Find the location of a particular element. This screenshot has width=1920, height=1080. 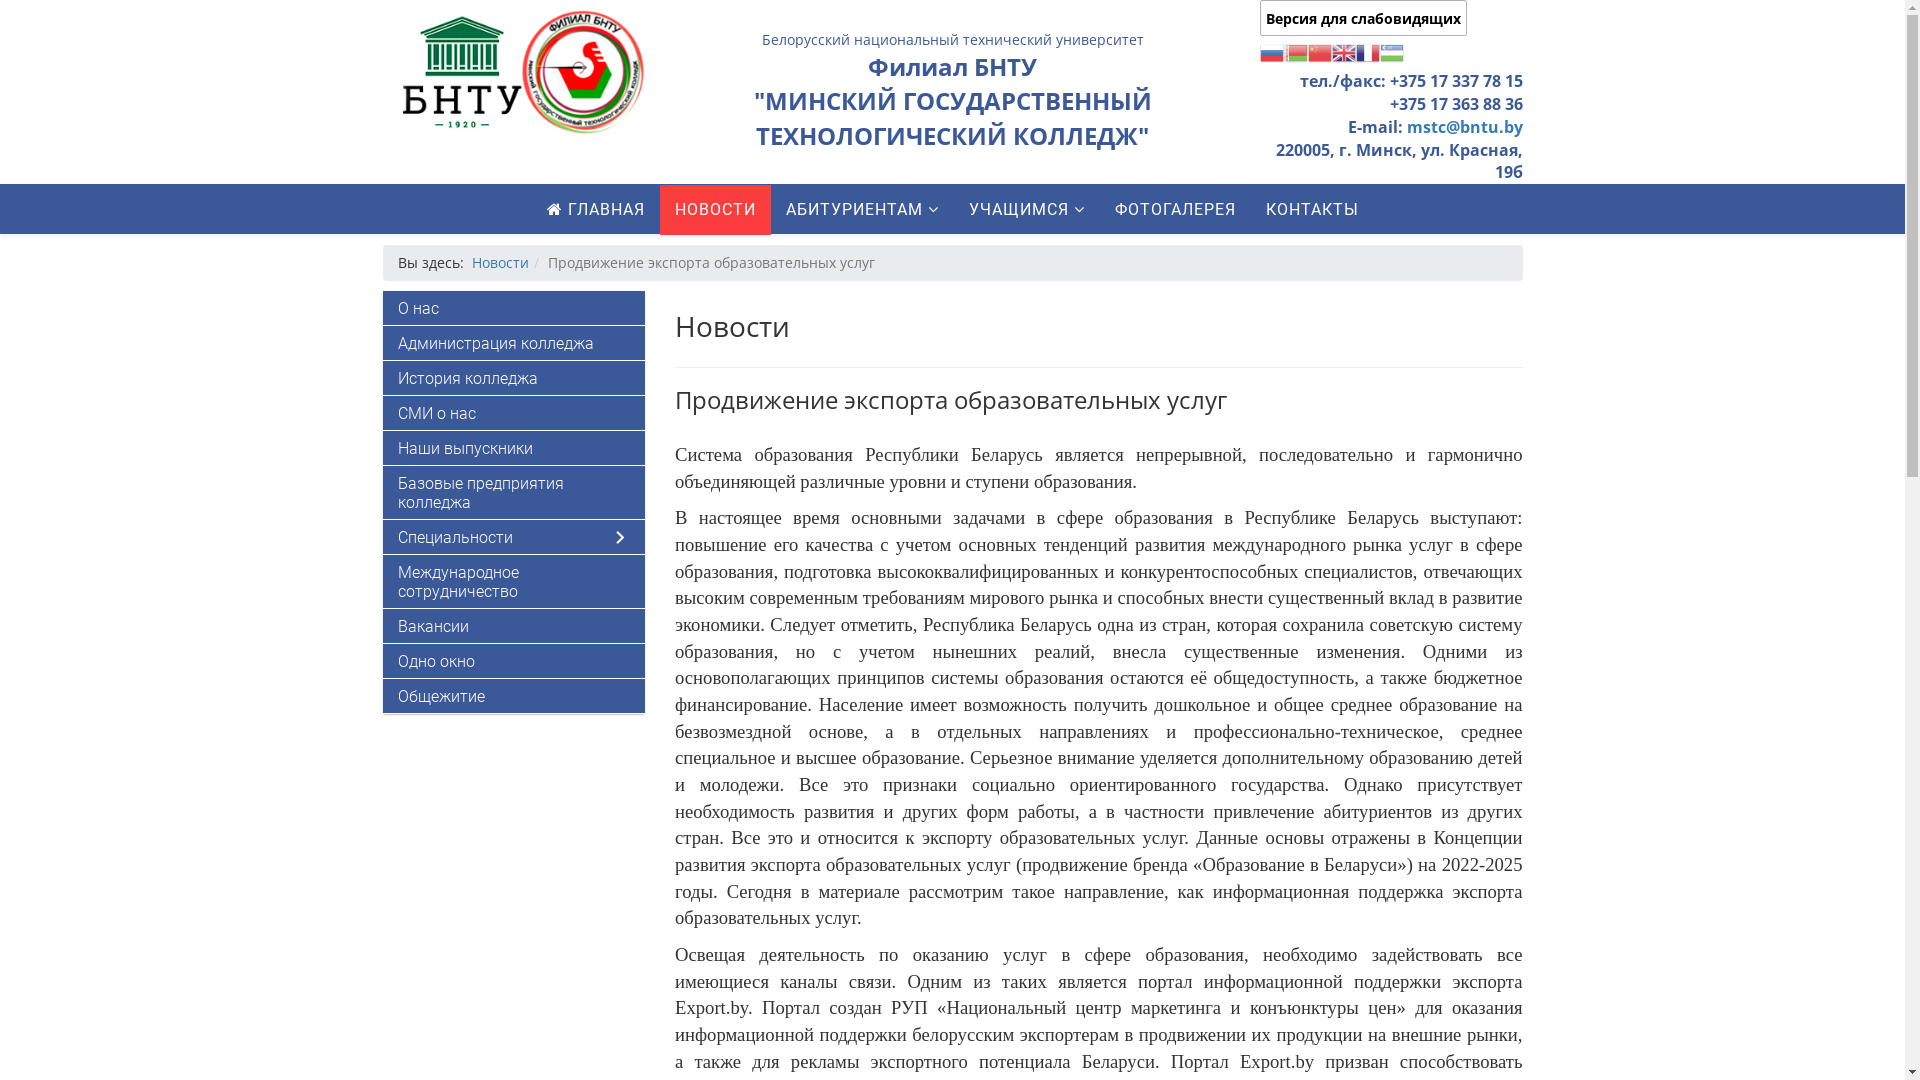

'Uzbek' is located at coordinates (1379, 50).